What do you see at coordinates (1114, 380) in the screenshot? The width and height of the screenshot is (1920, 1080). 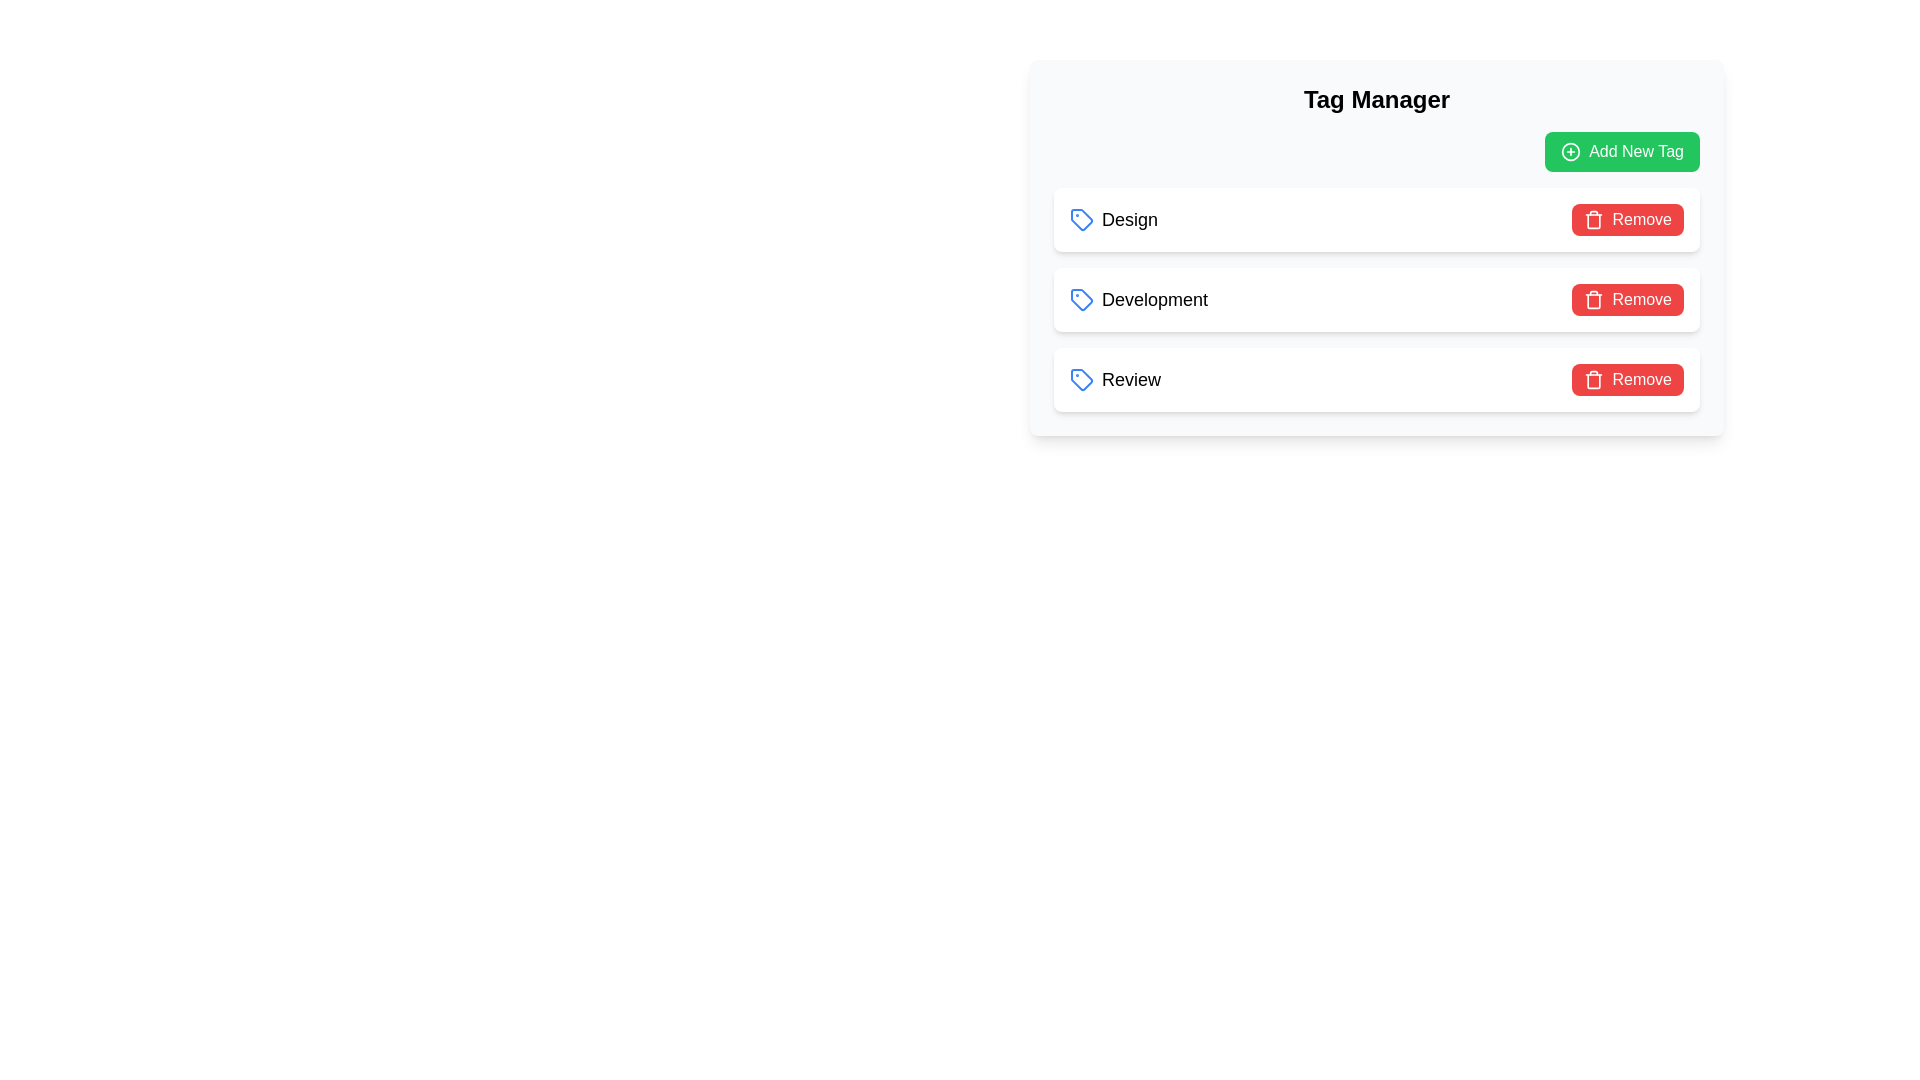 I see `text labeled 'Review' located in the bottom row of the 'Tag Manager' card, where other tags like 'Design' and 'Development' are present` at bounding box center [1114, 380].